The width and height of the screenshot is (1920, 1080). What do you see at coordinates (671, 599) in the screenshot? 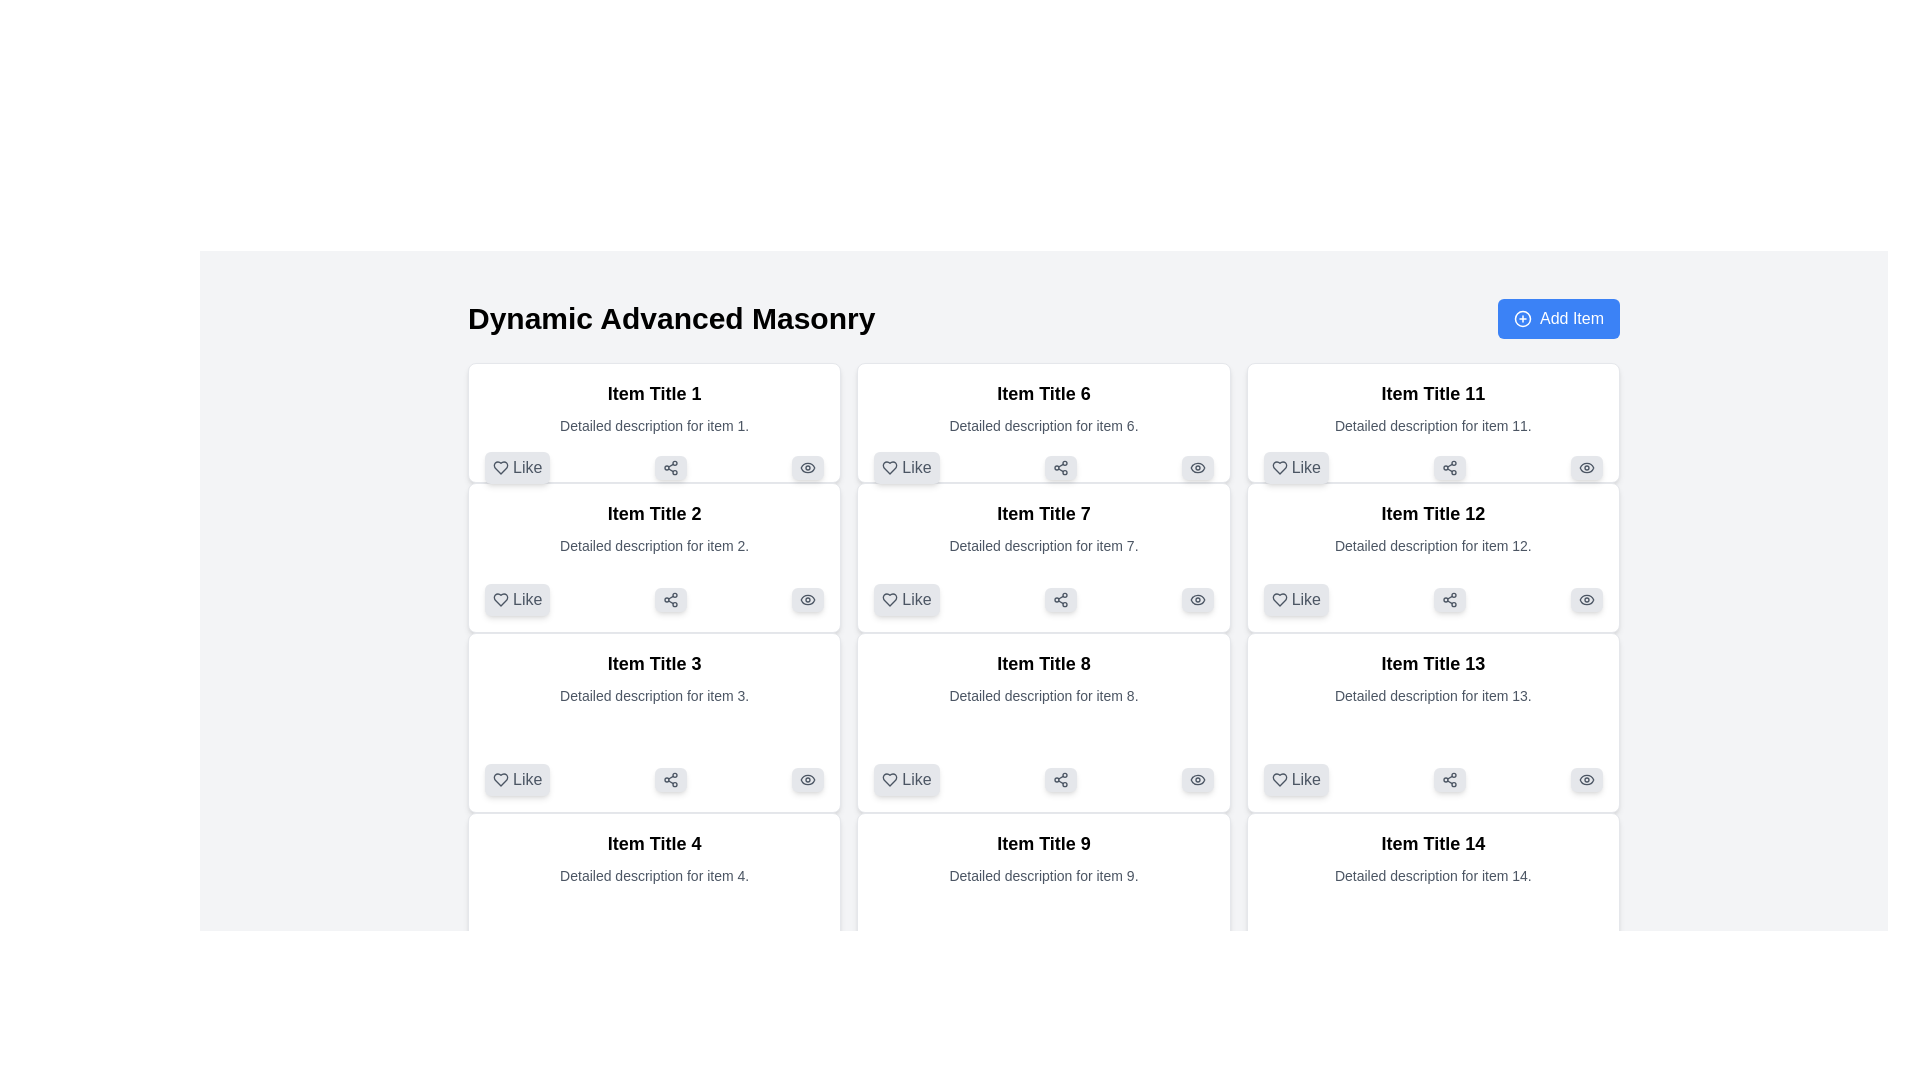
I see `the share button located in the second card of the 'Dynamic Advanced Masonry' grid layout` at bounding box center [671, 599].